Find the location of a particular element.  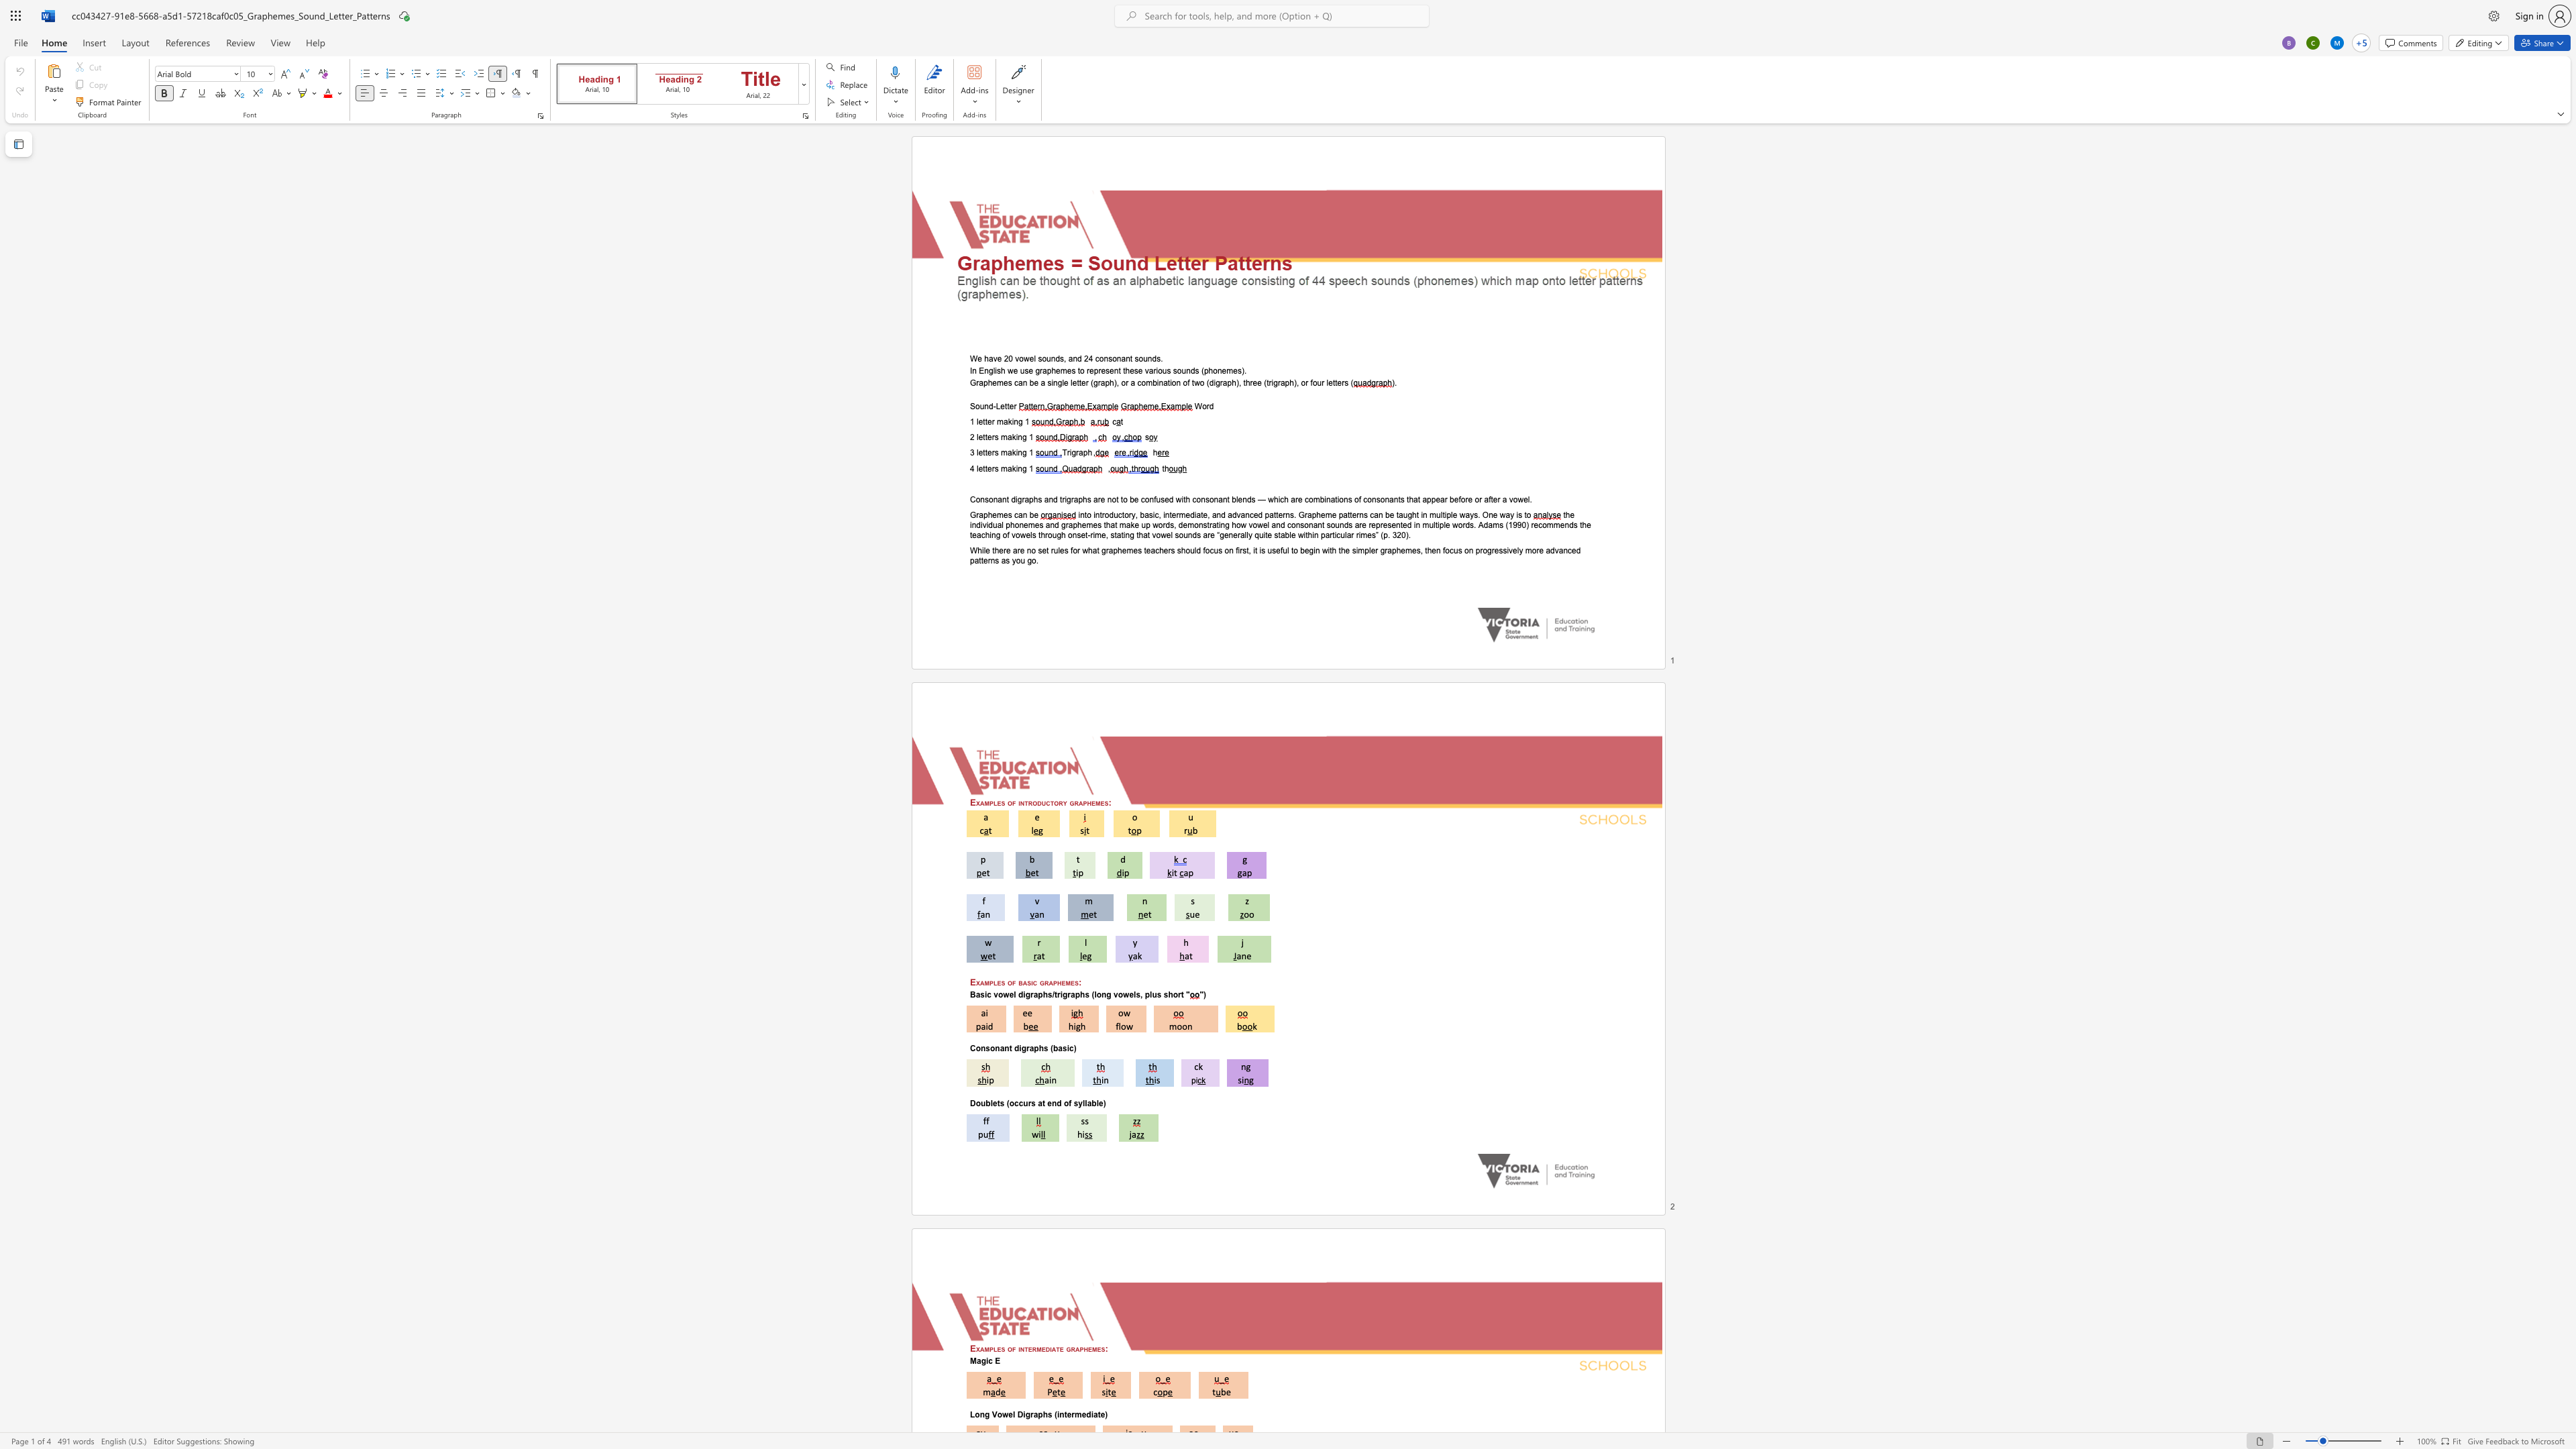

the 1th character "w" in the text is located at coordinates (1004, 1413).